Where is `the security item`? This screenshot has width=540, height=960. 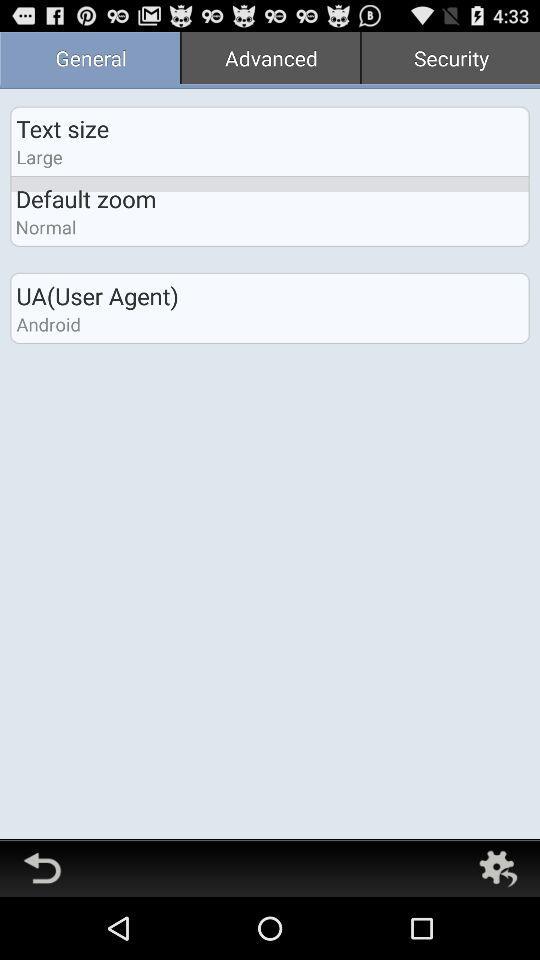
the security item is located at coordinates (449, 59).